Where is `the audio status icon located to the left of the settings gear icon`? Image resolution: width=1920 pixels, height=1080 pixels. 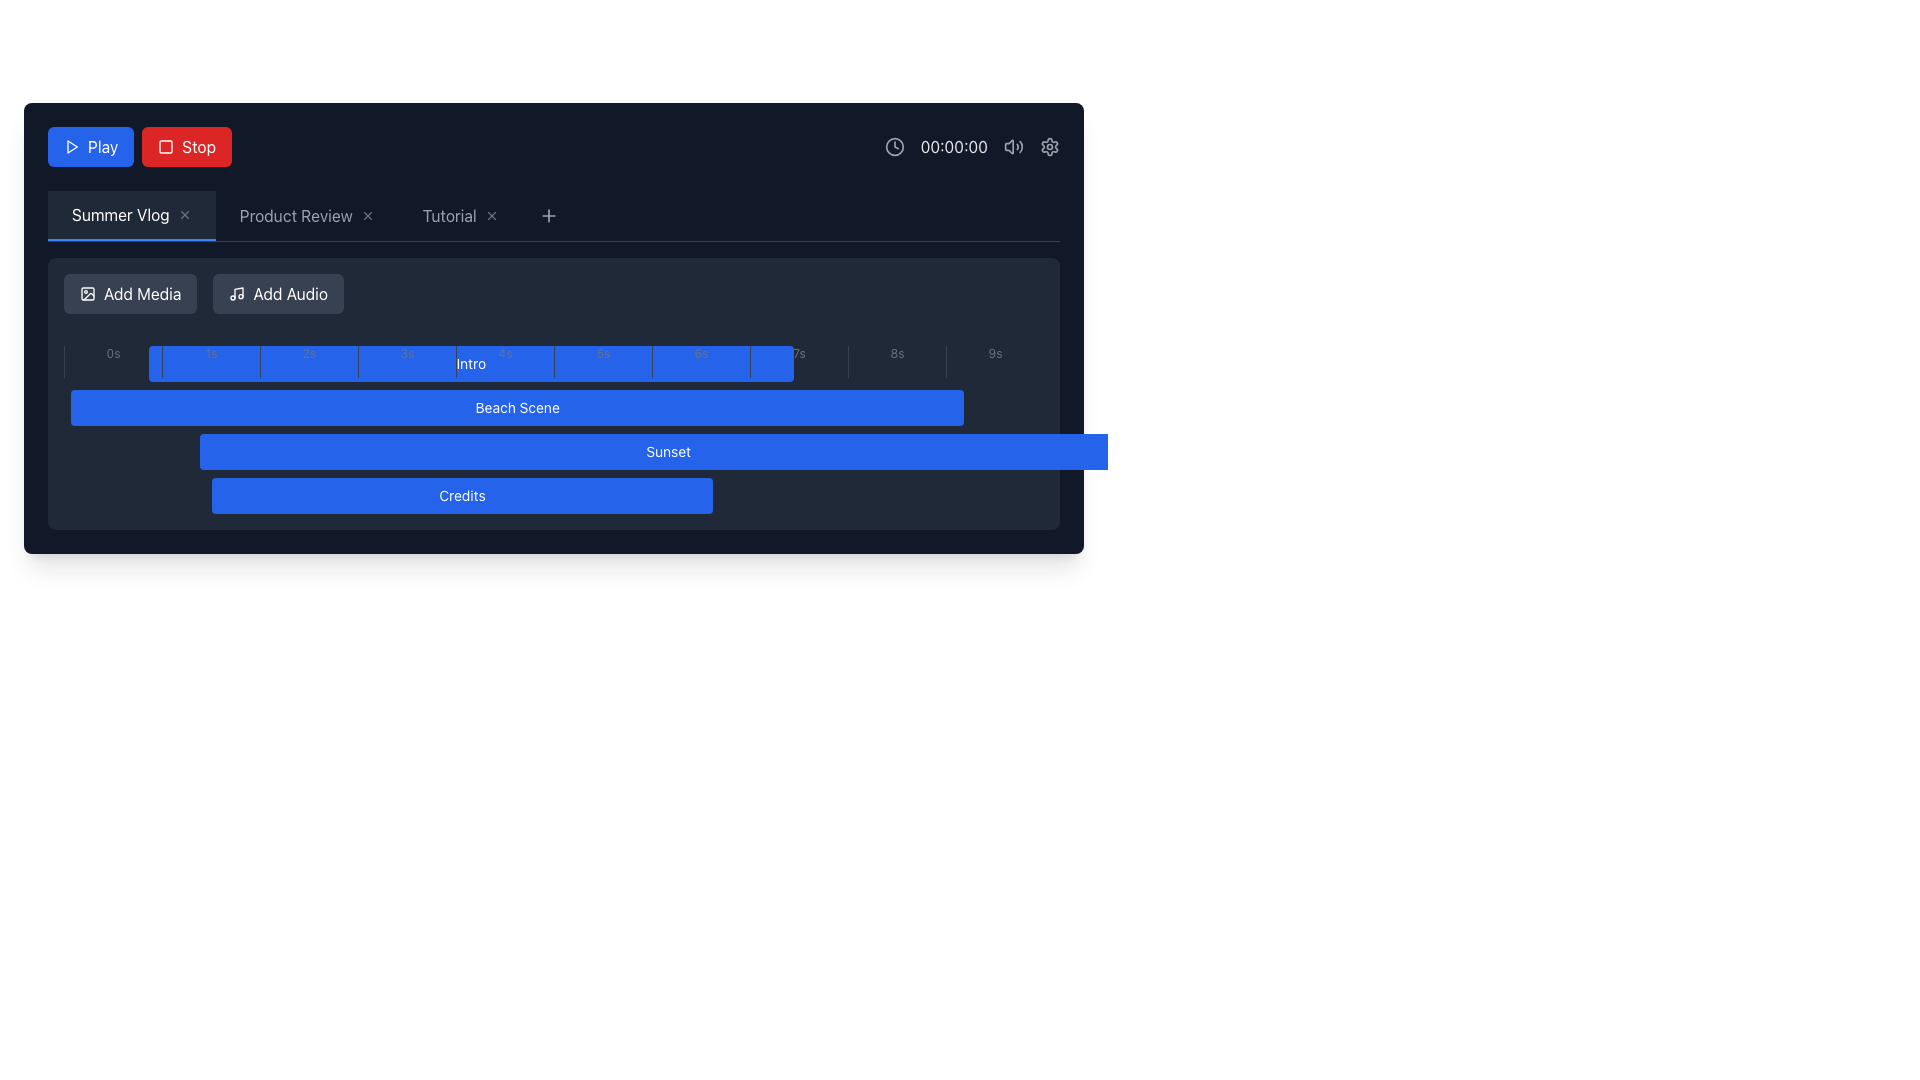 the audio status icon located to the left of the settings gear icon is located at coordinates (1013, 145).